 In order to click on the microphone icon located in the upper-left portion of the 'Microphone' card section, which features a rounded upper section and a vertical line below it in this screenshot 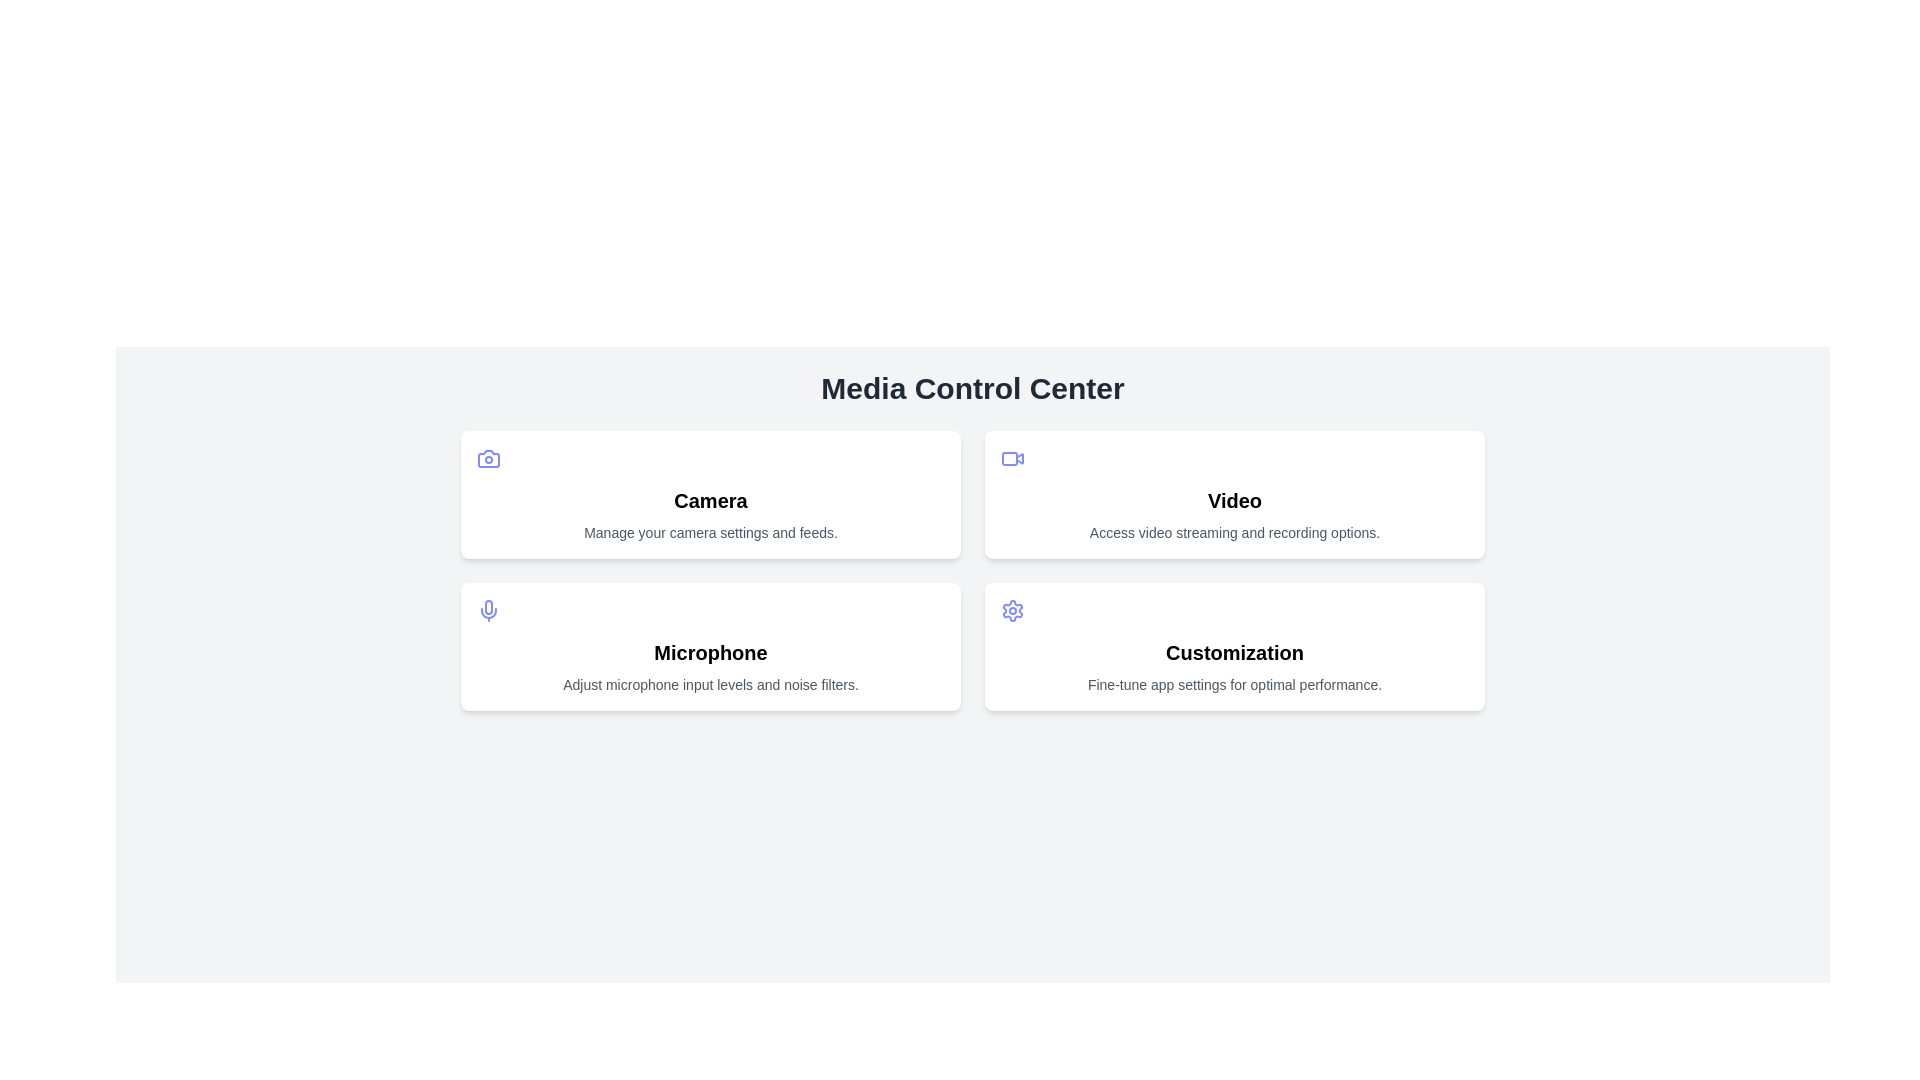, I will do `click(489, 609)`.